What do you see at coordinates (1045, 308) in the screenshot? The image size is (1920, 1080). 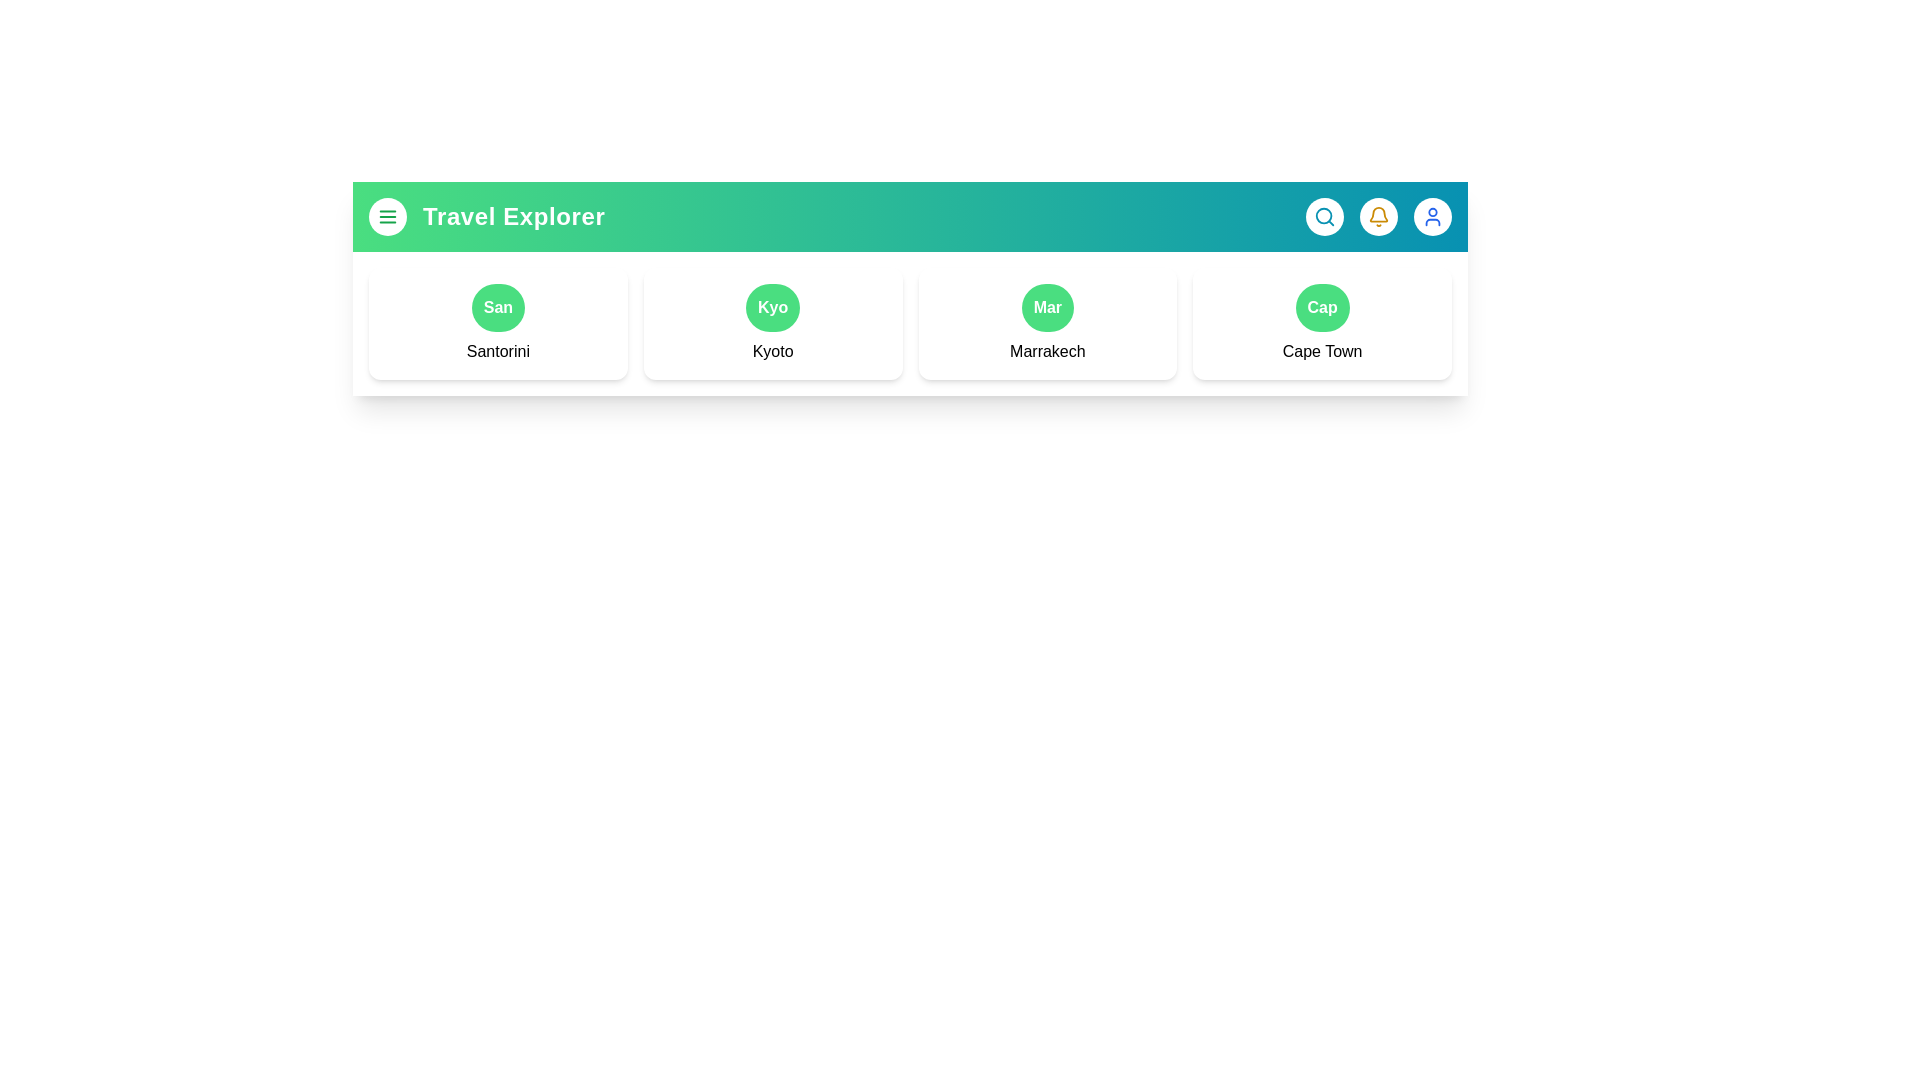 I see `the destination button labeled Marrakech` at bounding box center [1045, 308].